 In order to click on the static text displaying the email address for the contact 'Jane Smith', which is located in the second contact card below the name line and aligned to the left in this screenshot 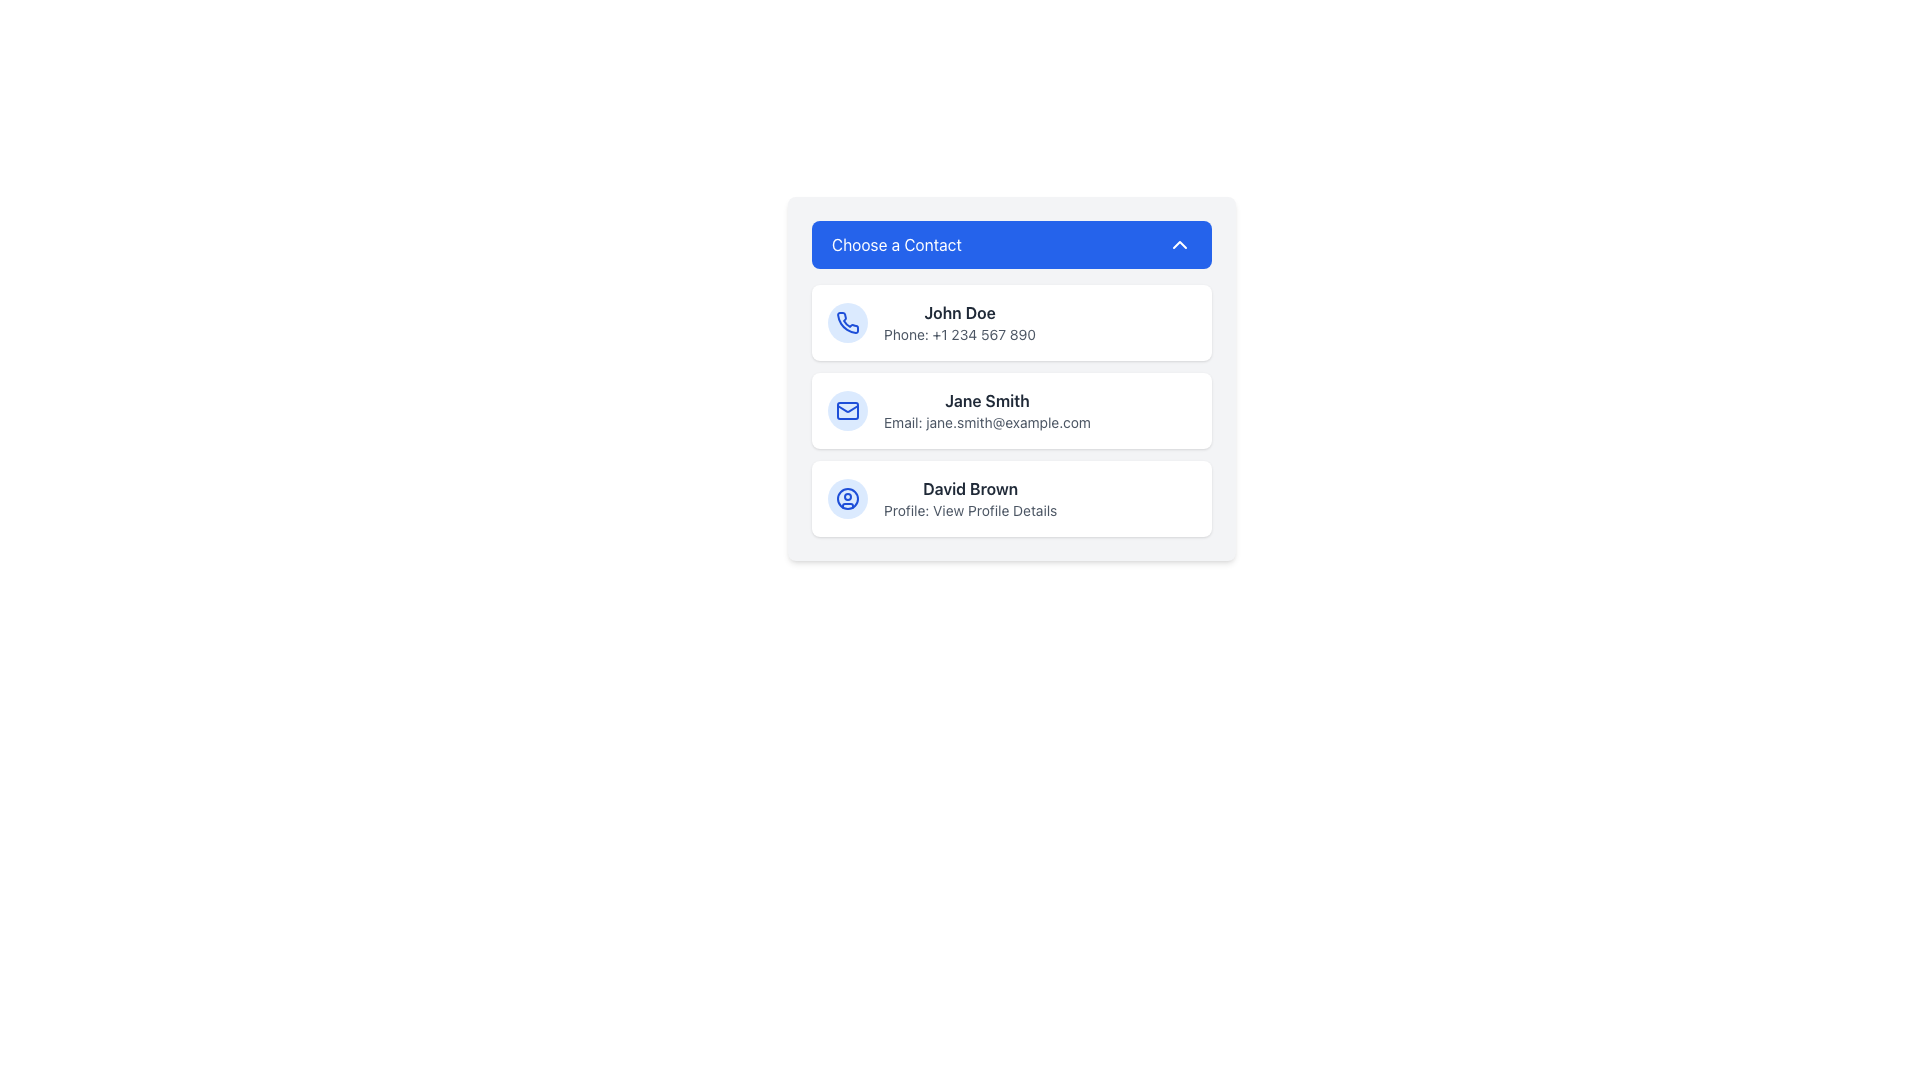, I will do `click(987, 422)`.